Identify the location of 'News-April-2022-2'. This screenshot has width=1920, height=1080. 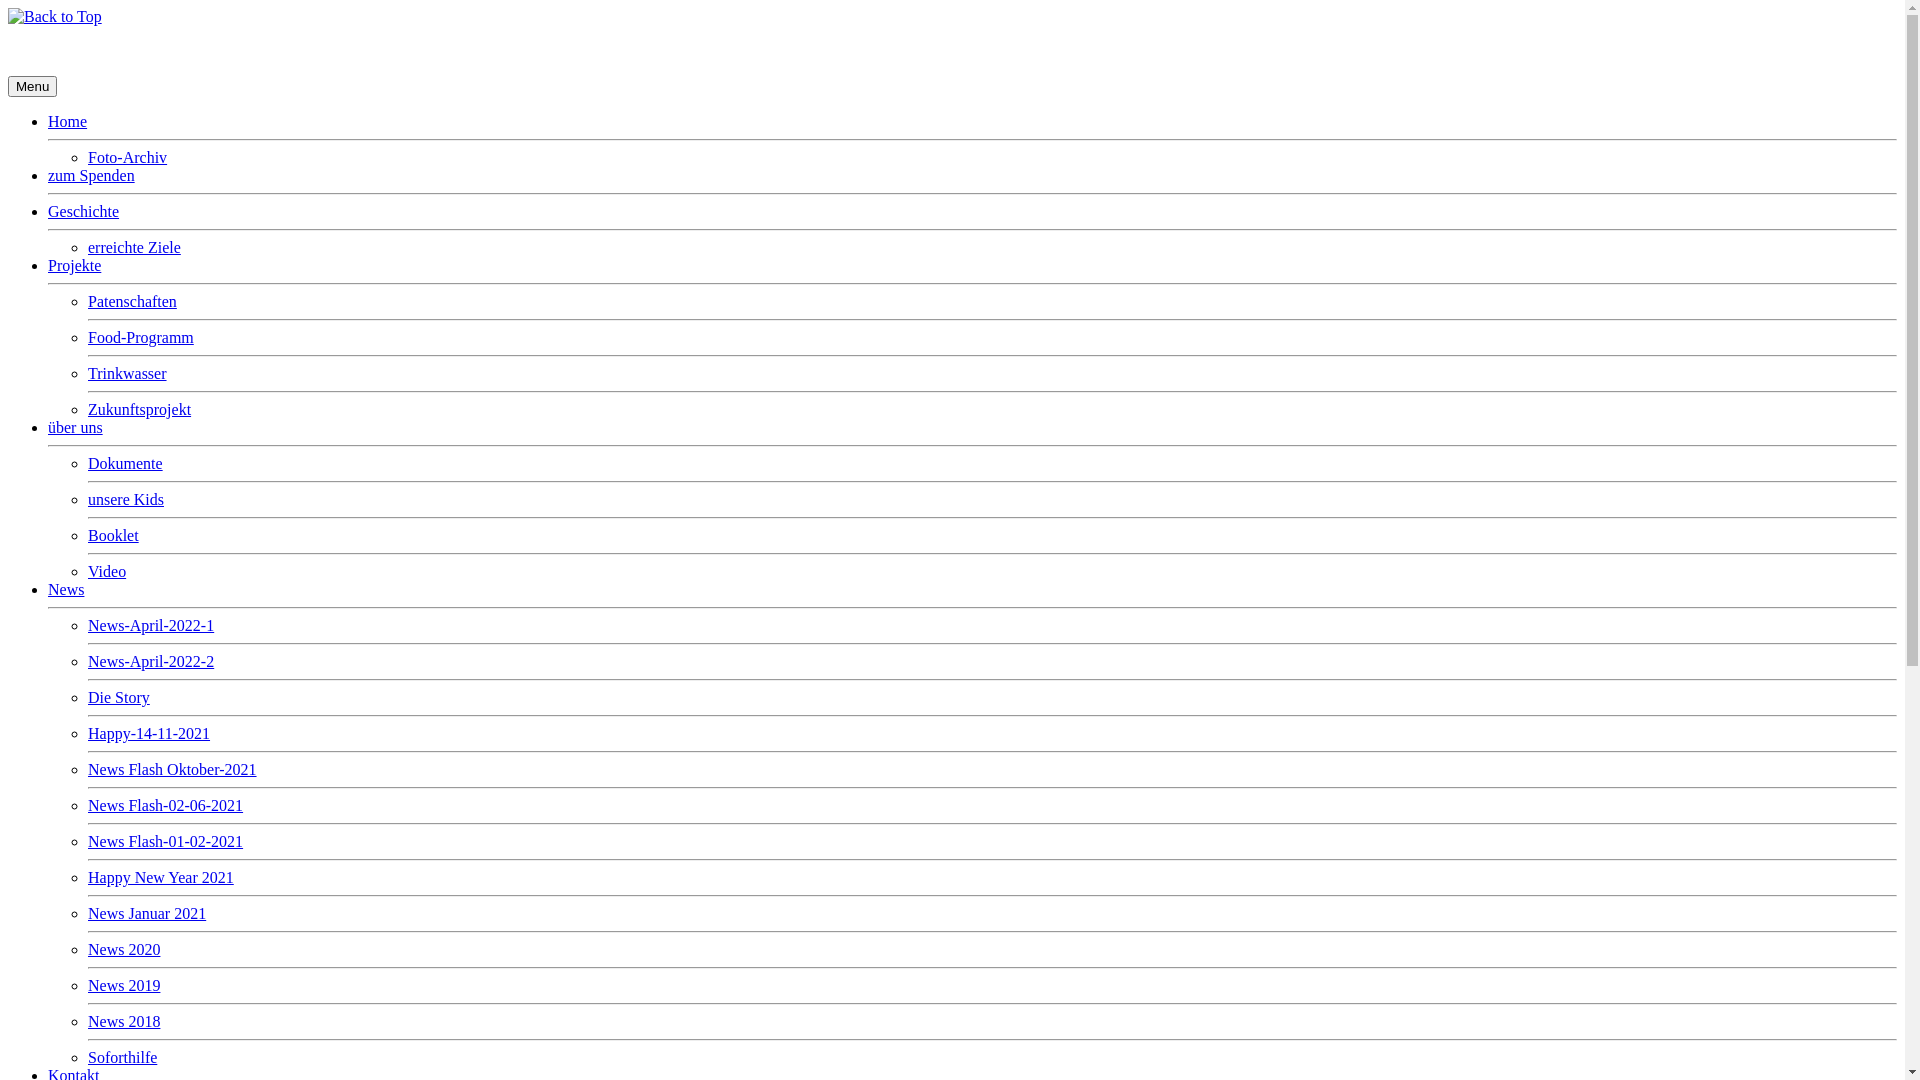
(149, 661).